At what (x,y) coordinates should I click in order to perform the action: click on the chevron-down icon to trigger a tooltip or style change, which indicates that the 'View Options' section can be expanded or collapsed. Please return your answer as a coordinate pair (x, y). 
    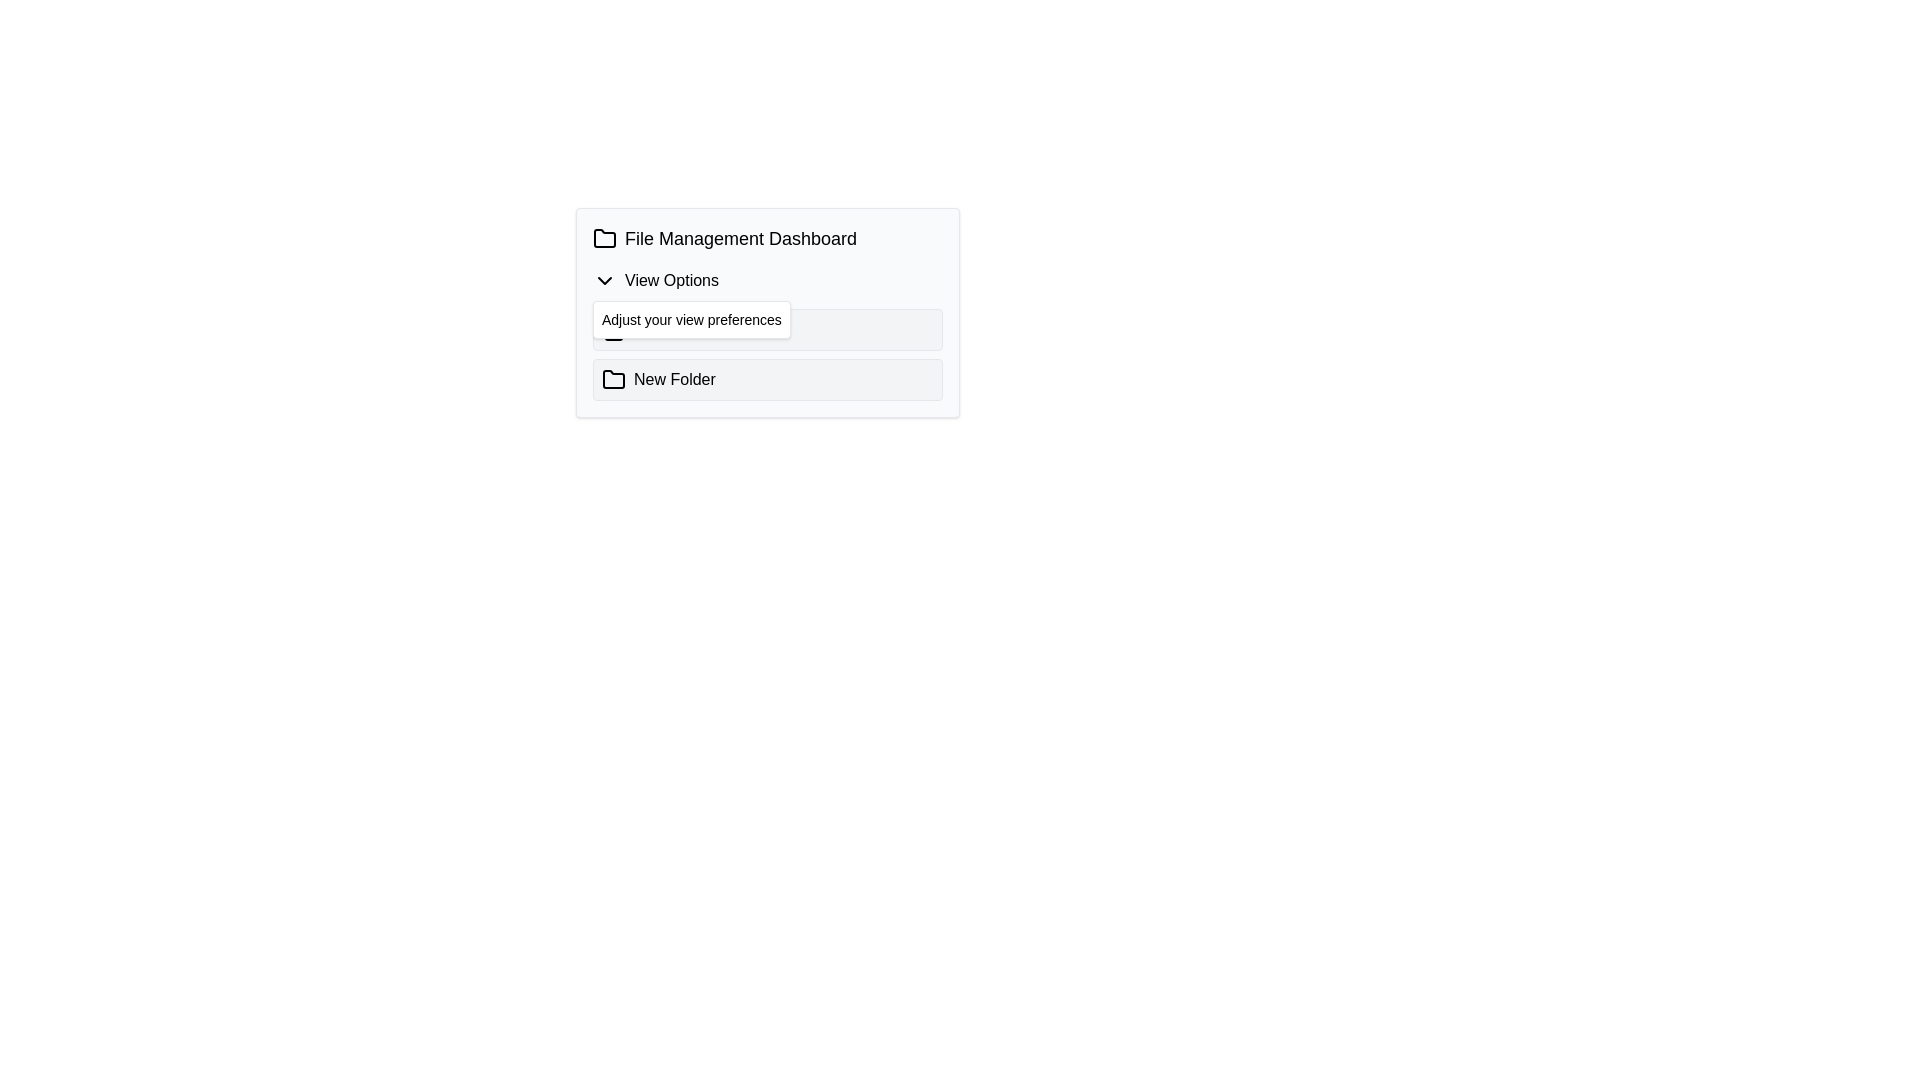
    Looking at the image, I should click on (603, 281).